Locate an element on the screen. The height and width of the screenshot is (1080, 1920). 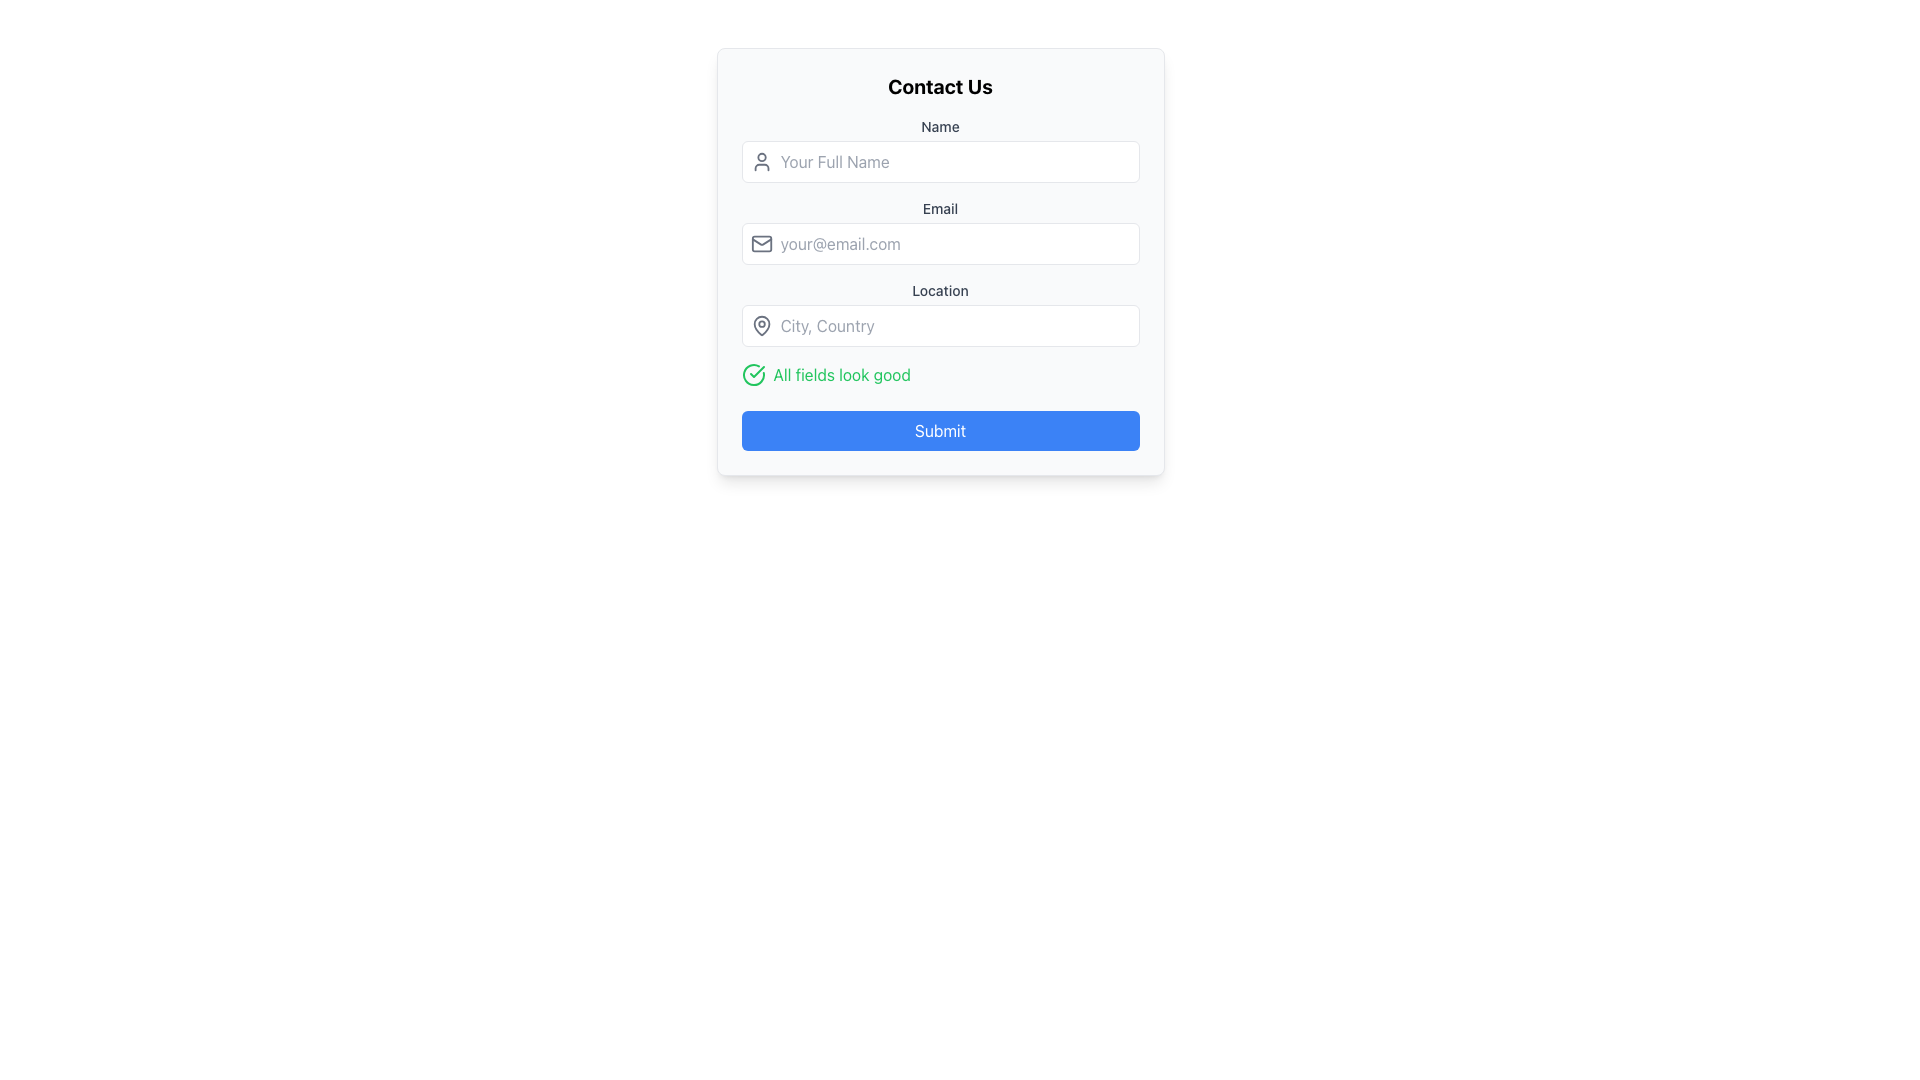
the success indicator icon located to the left of the text 'All fields look good' in the 'Contact Us' form, positioned near the bottom before the blue Submit button is located at coordinates (752, 374).